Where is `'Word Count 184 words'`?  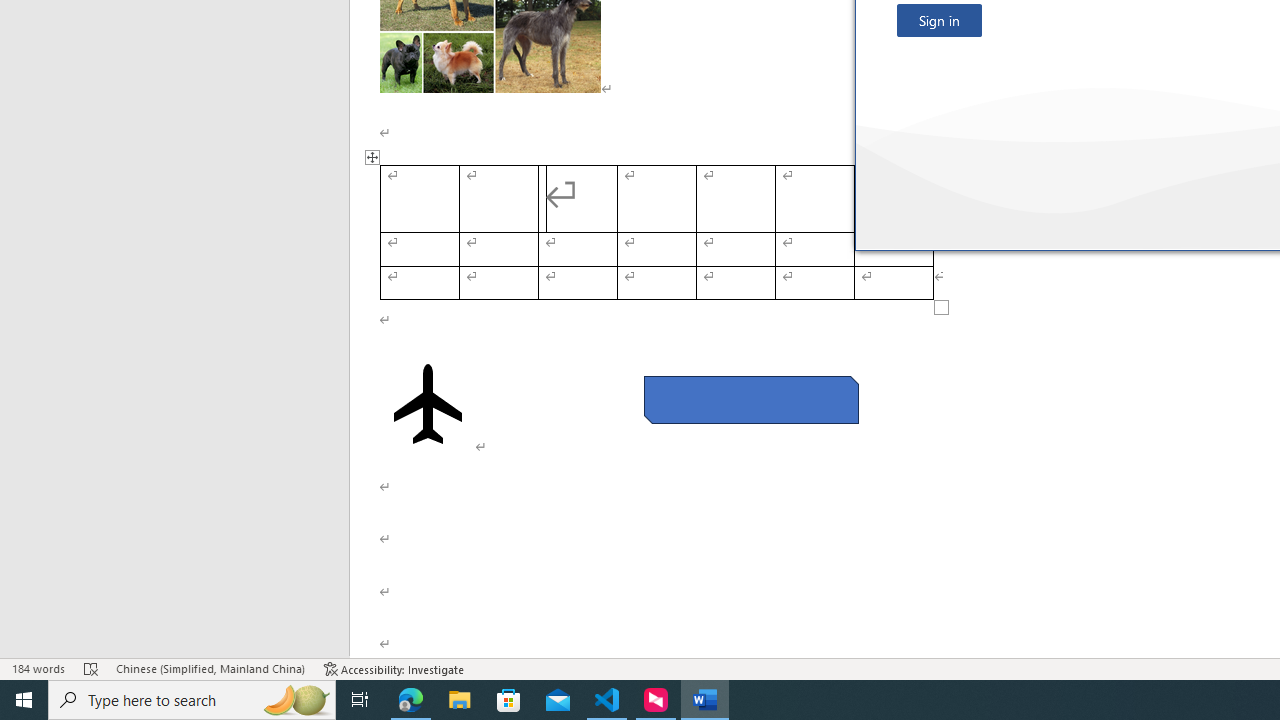 'Word Count 184 words' is located at coordinates (38, 669).